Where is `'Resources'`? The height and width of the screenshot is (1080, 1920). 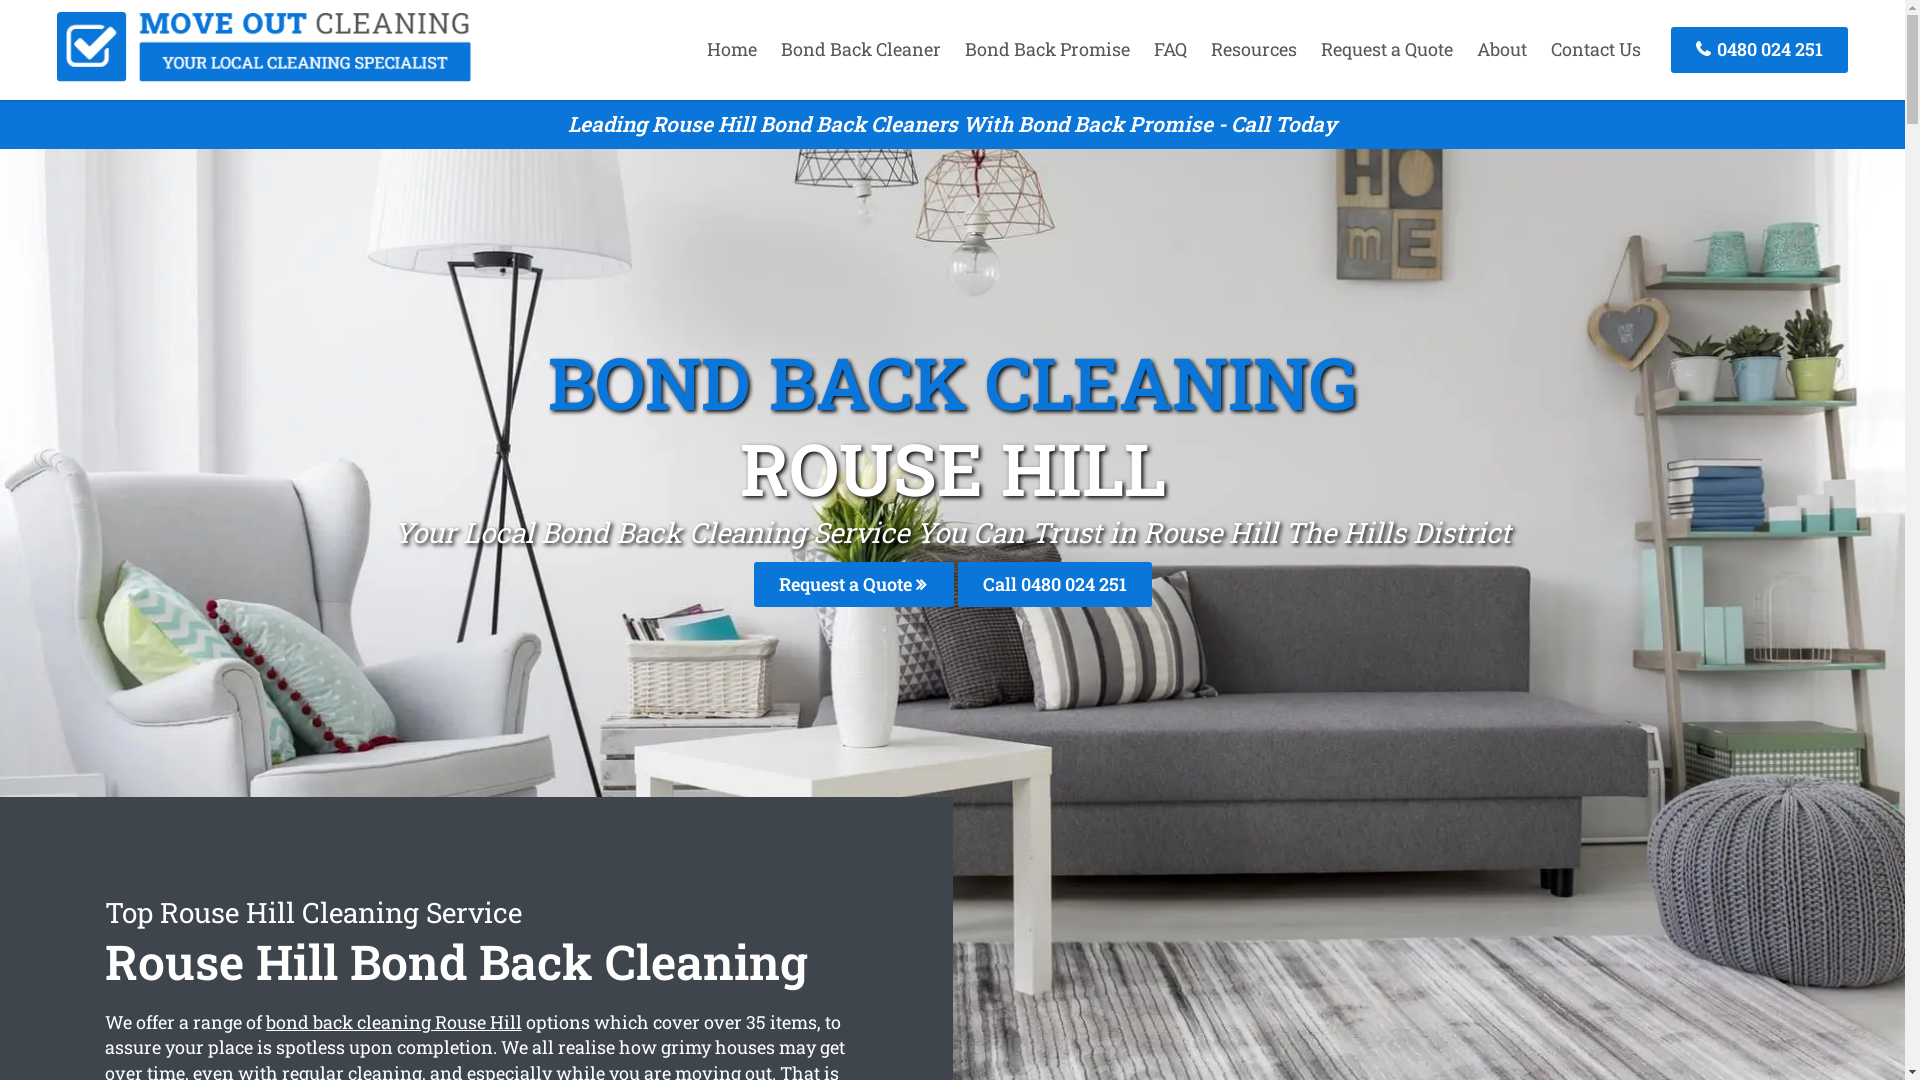 'Resources' is located at coordinates (1252, 48).